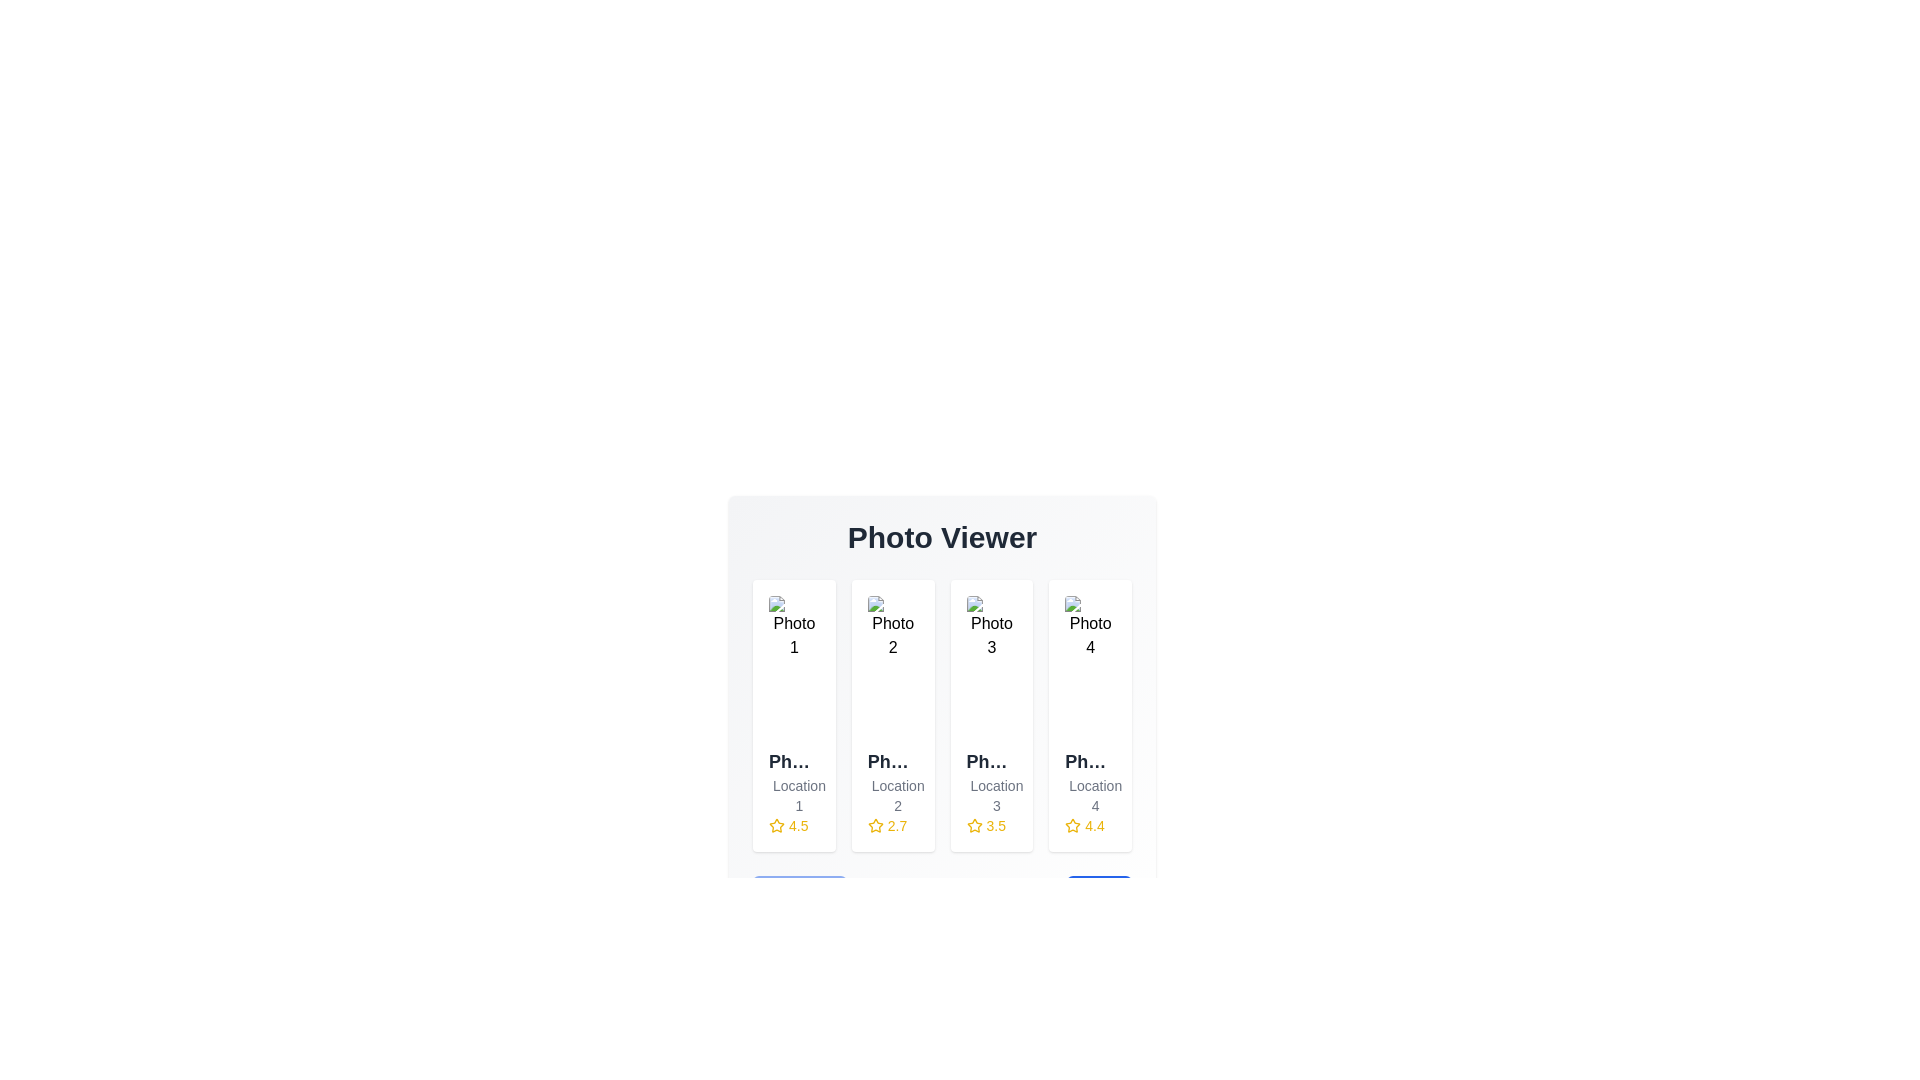 The image size is (1920, 1080). I want to click on the yellow star icon representing a rating of 3.5, located in the rating display of the third photo card in the 'Photo Viewer' component, so click(974, 825).